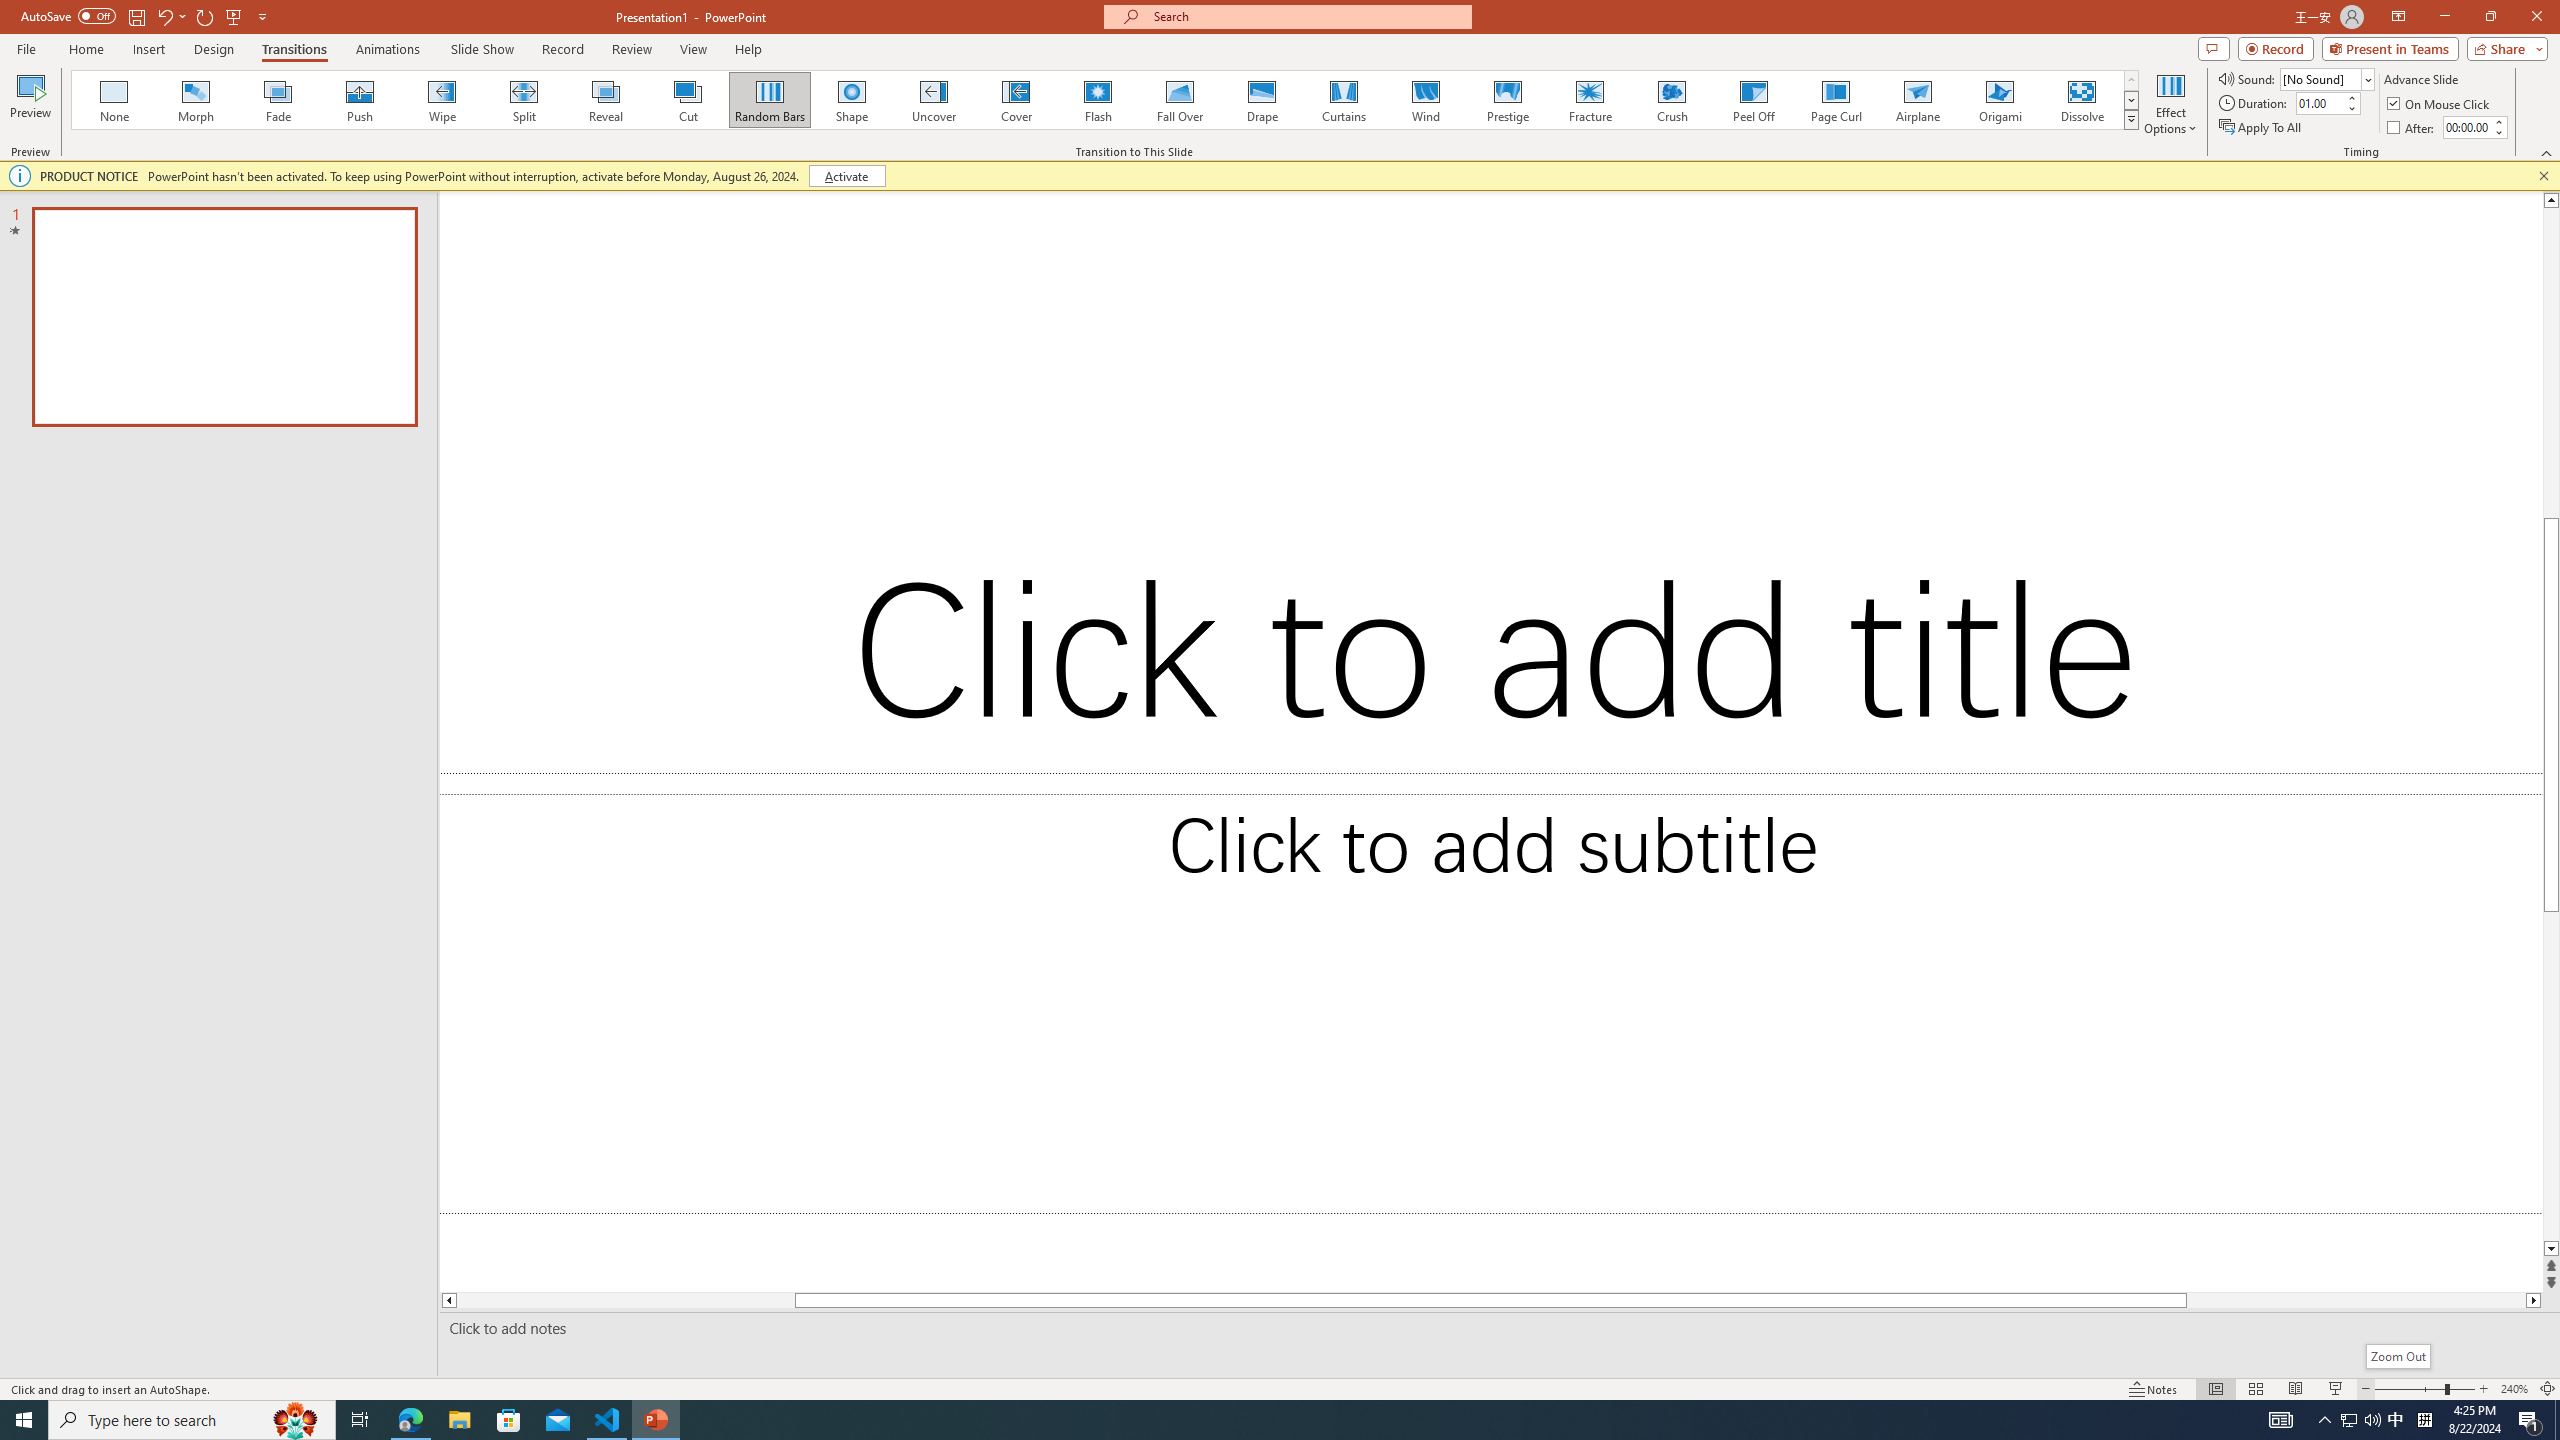  I want to click on 'Random Bars', so click(770, 99).